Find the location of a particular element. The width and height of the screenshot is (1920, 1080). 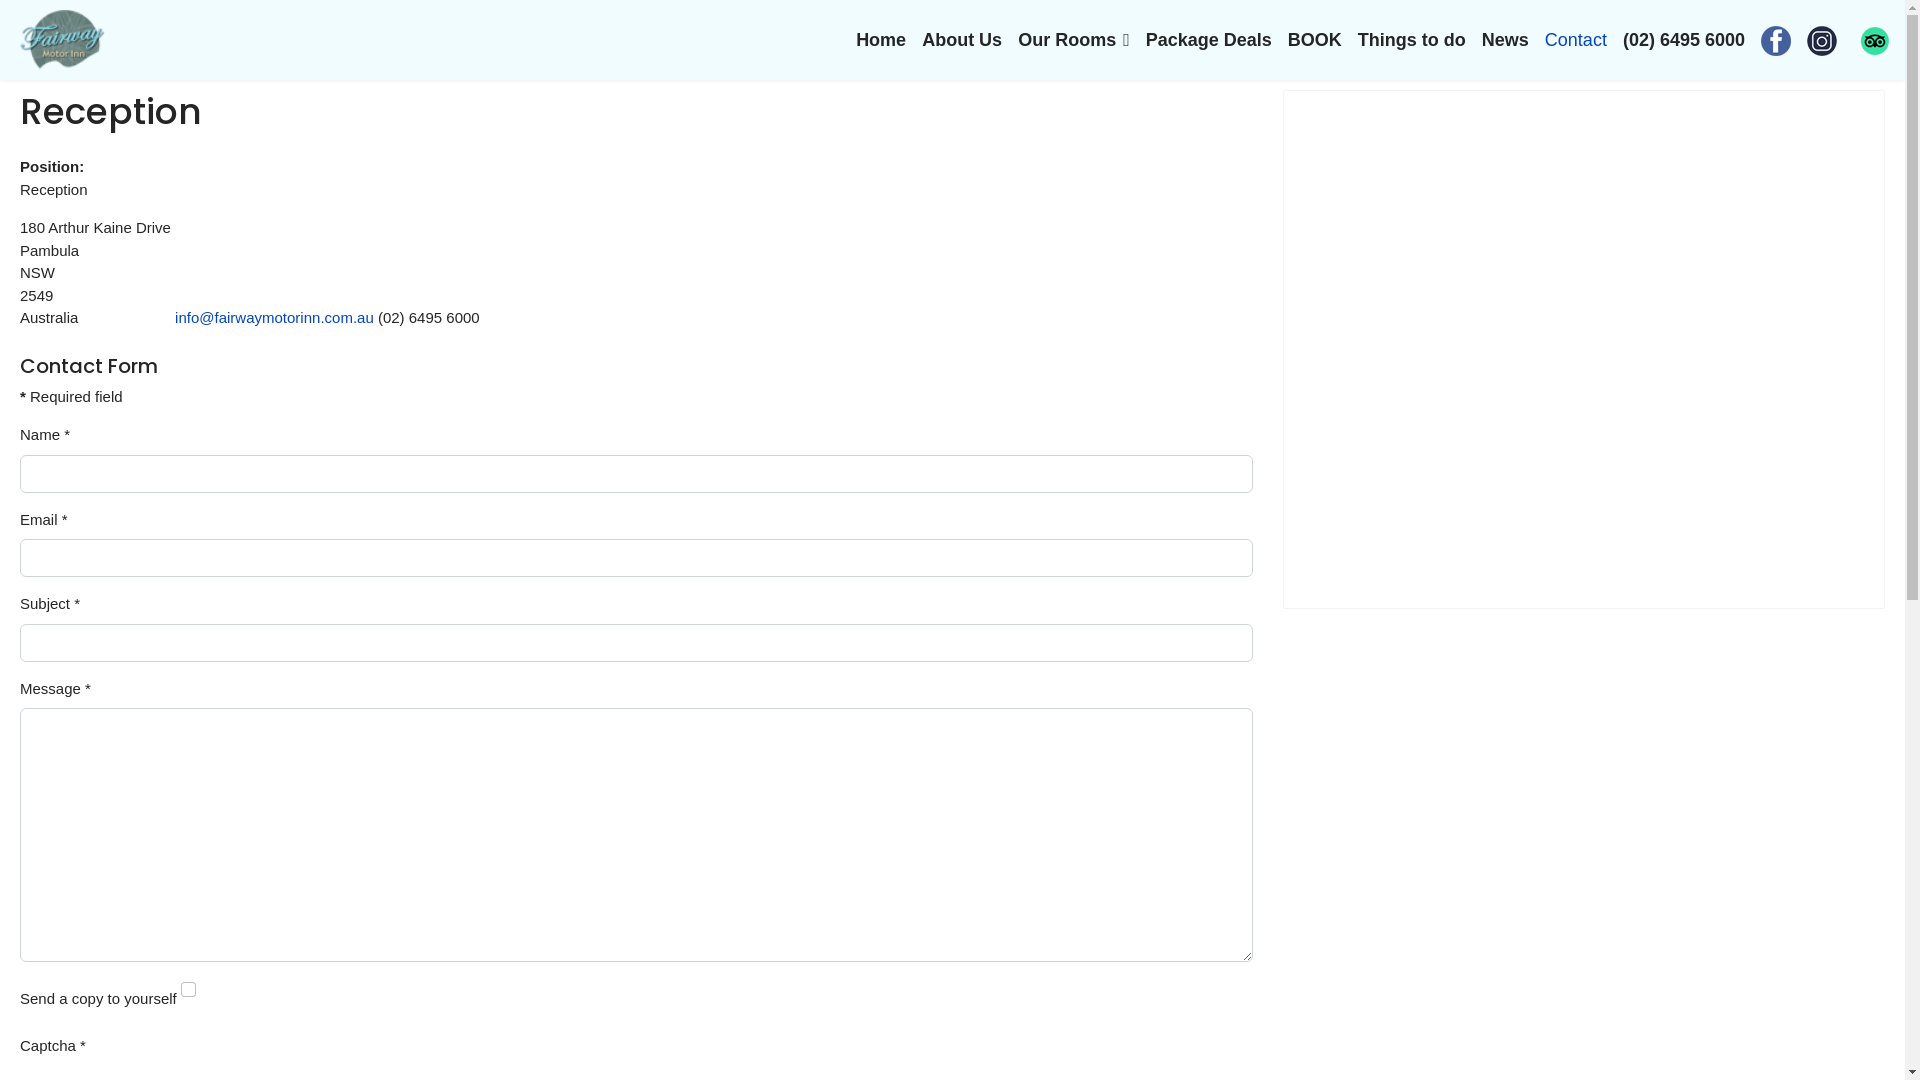

'About Us' is located at coordinates (961, 39).